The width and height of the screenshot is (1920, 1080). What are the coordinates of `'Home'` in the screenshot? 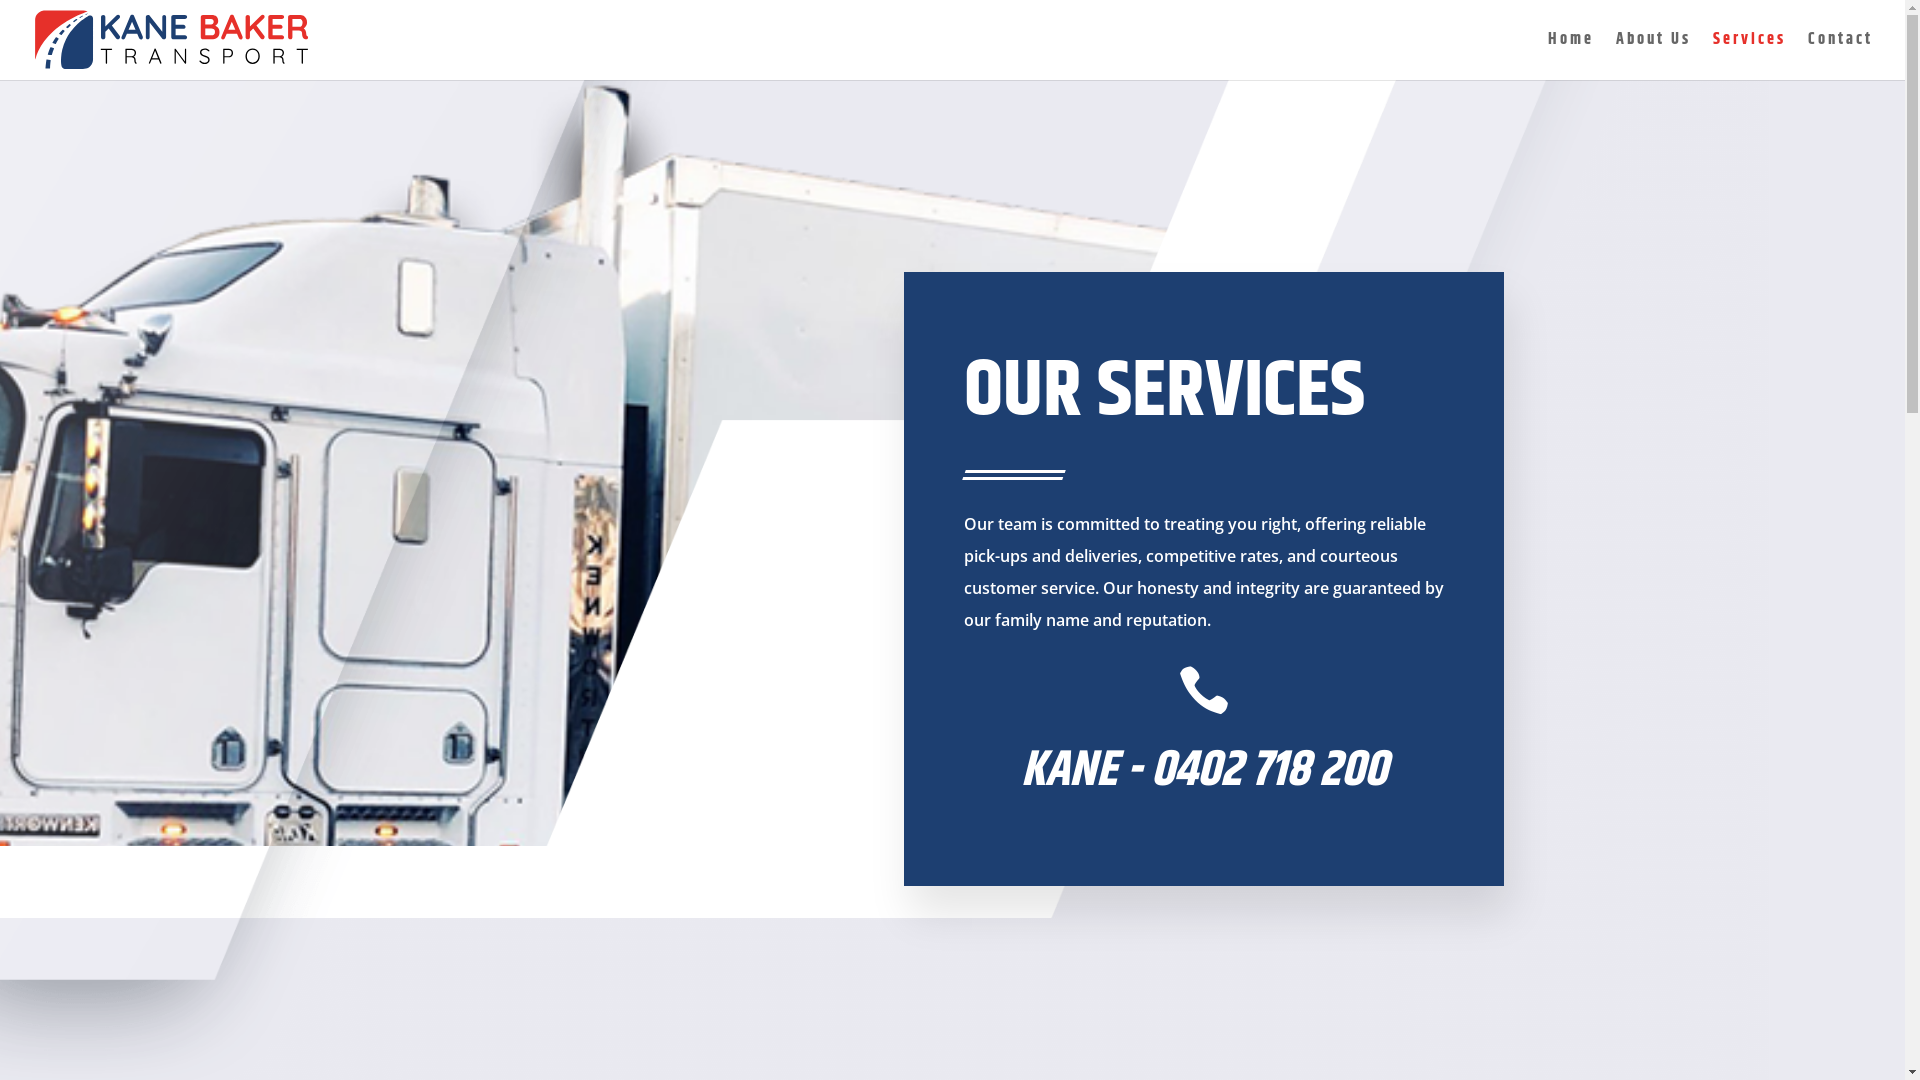 It's located at (1569, 55).